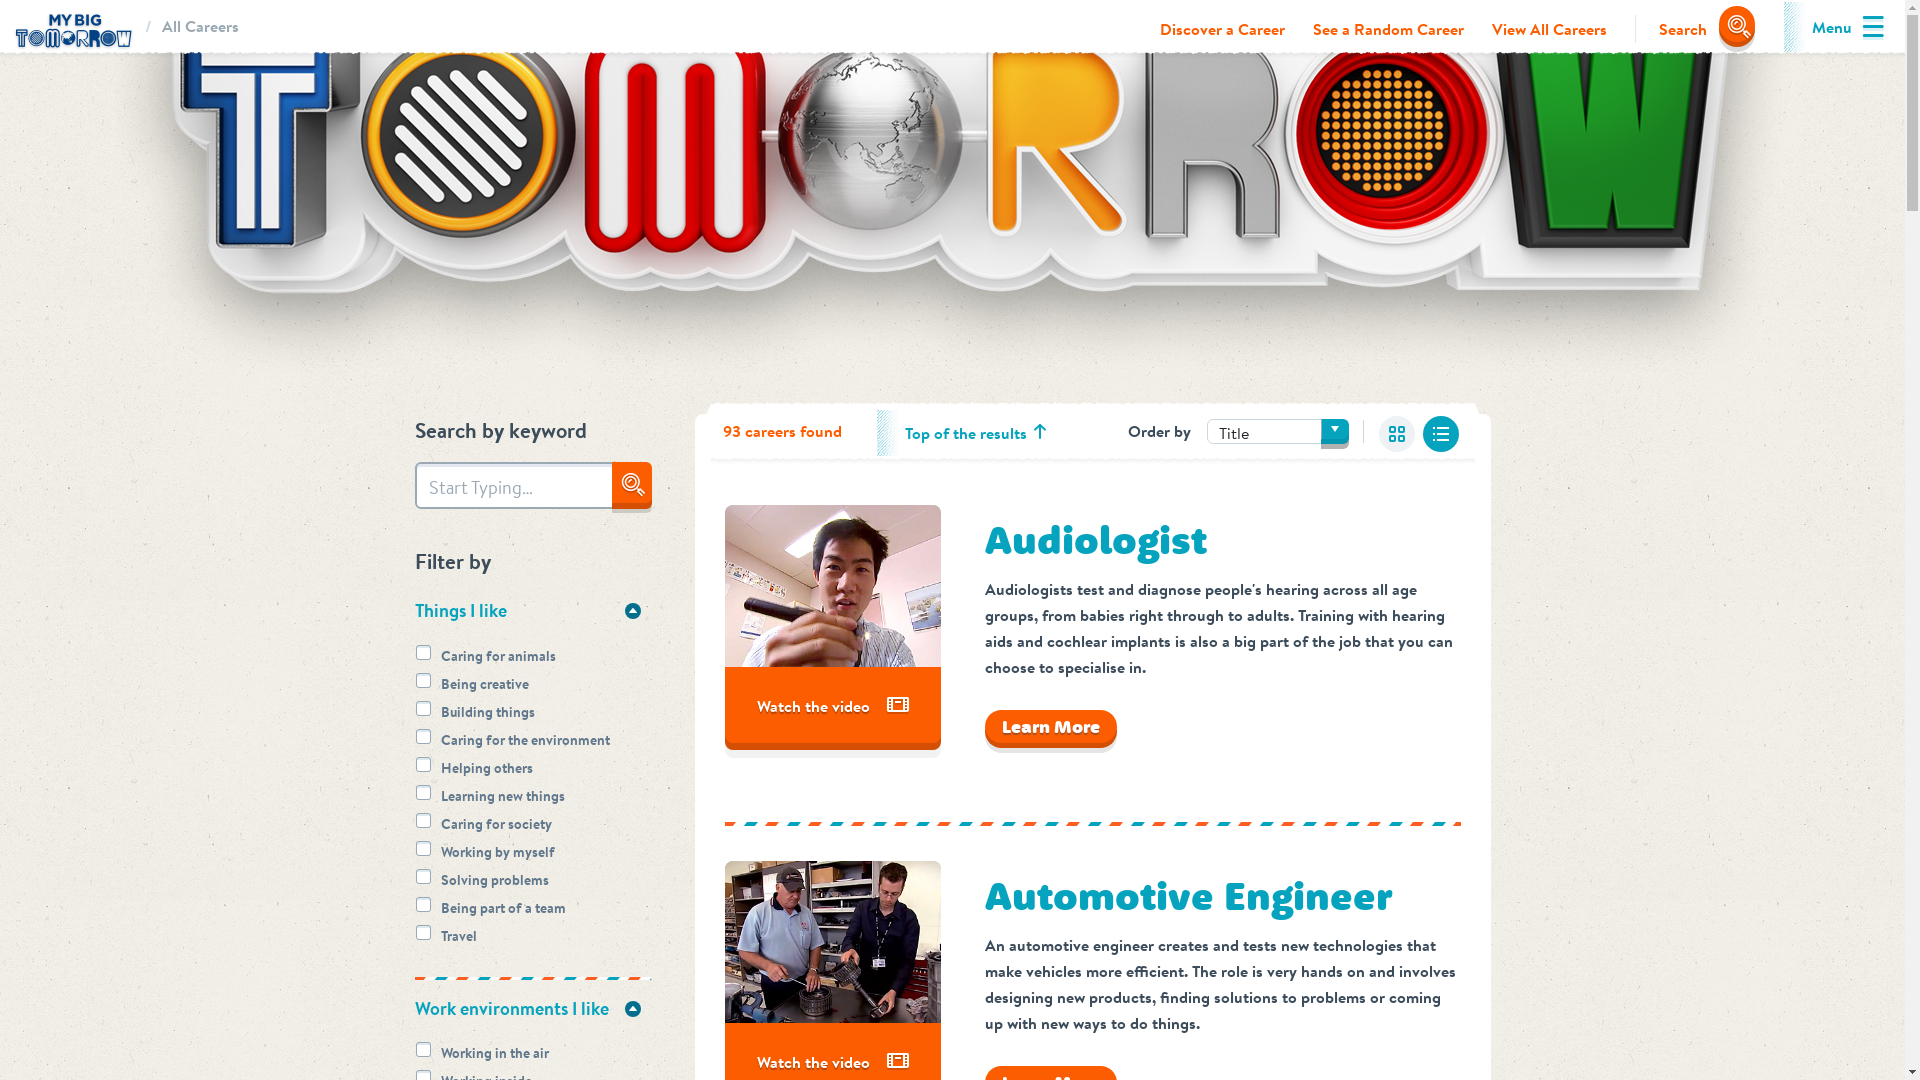  I want to click on 'My Big Tomorrow', so click(72, 27).